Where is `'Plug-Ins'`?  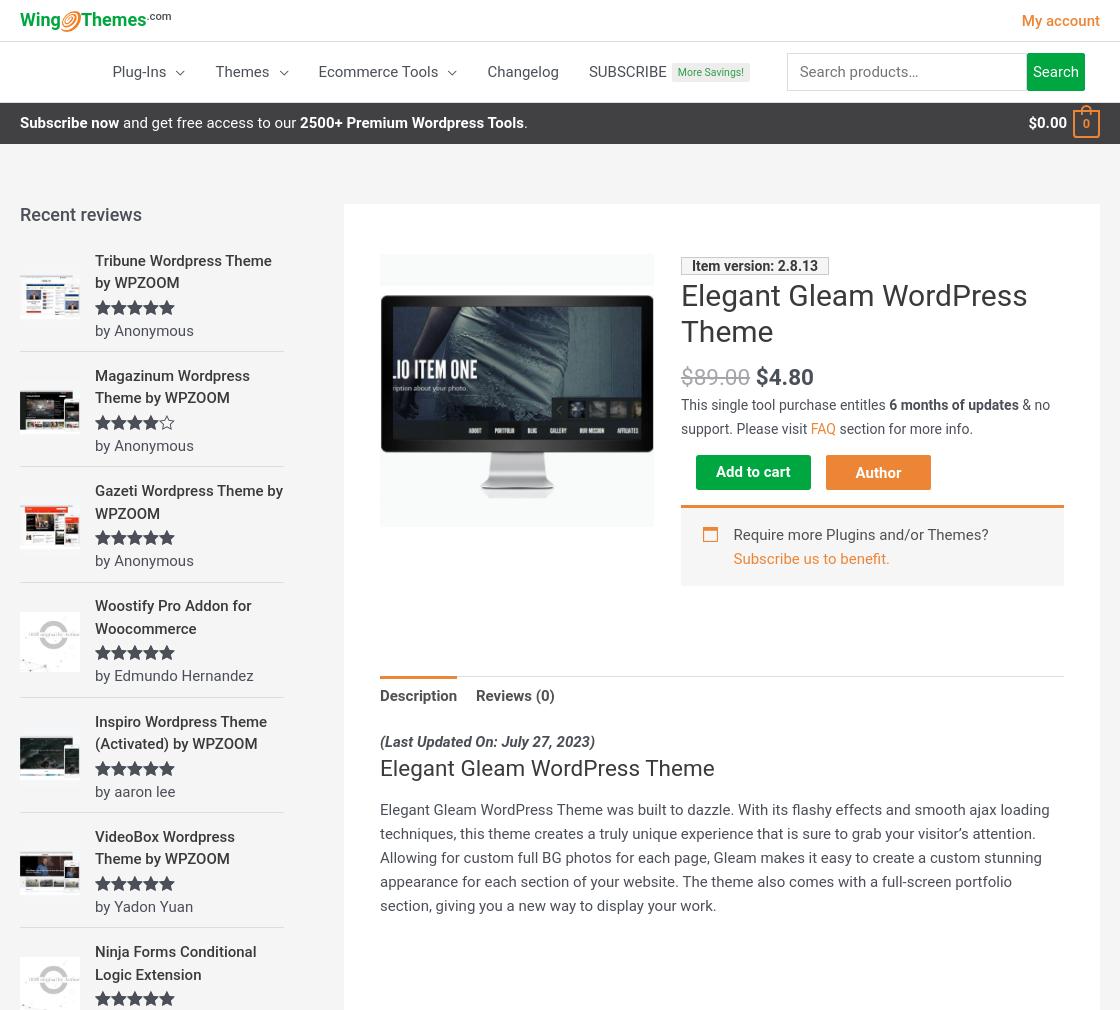
'Plug-Ins' is located at coordinates (138, 71).